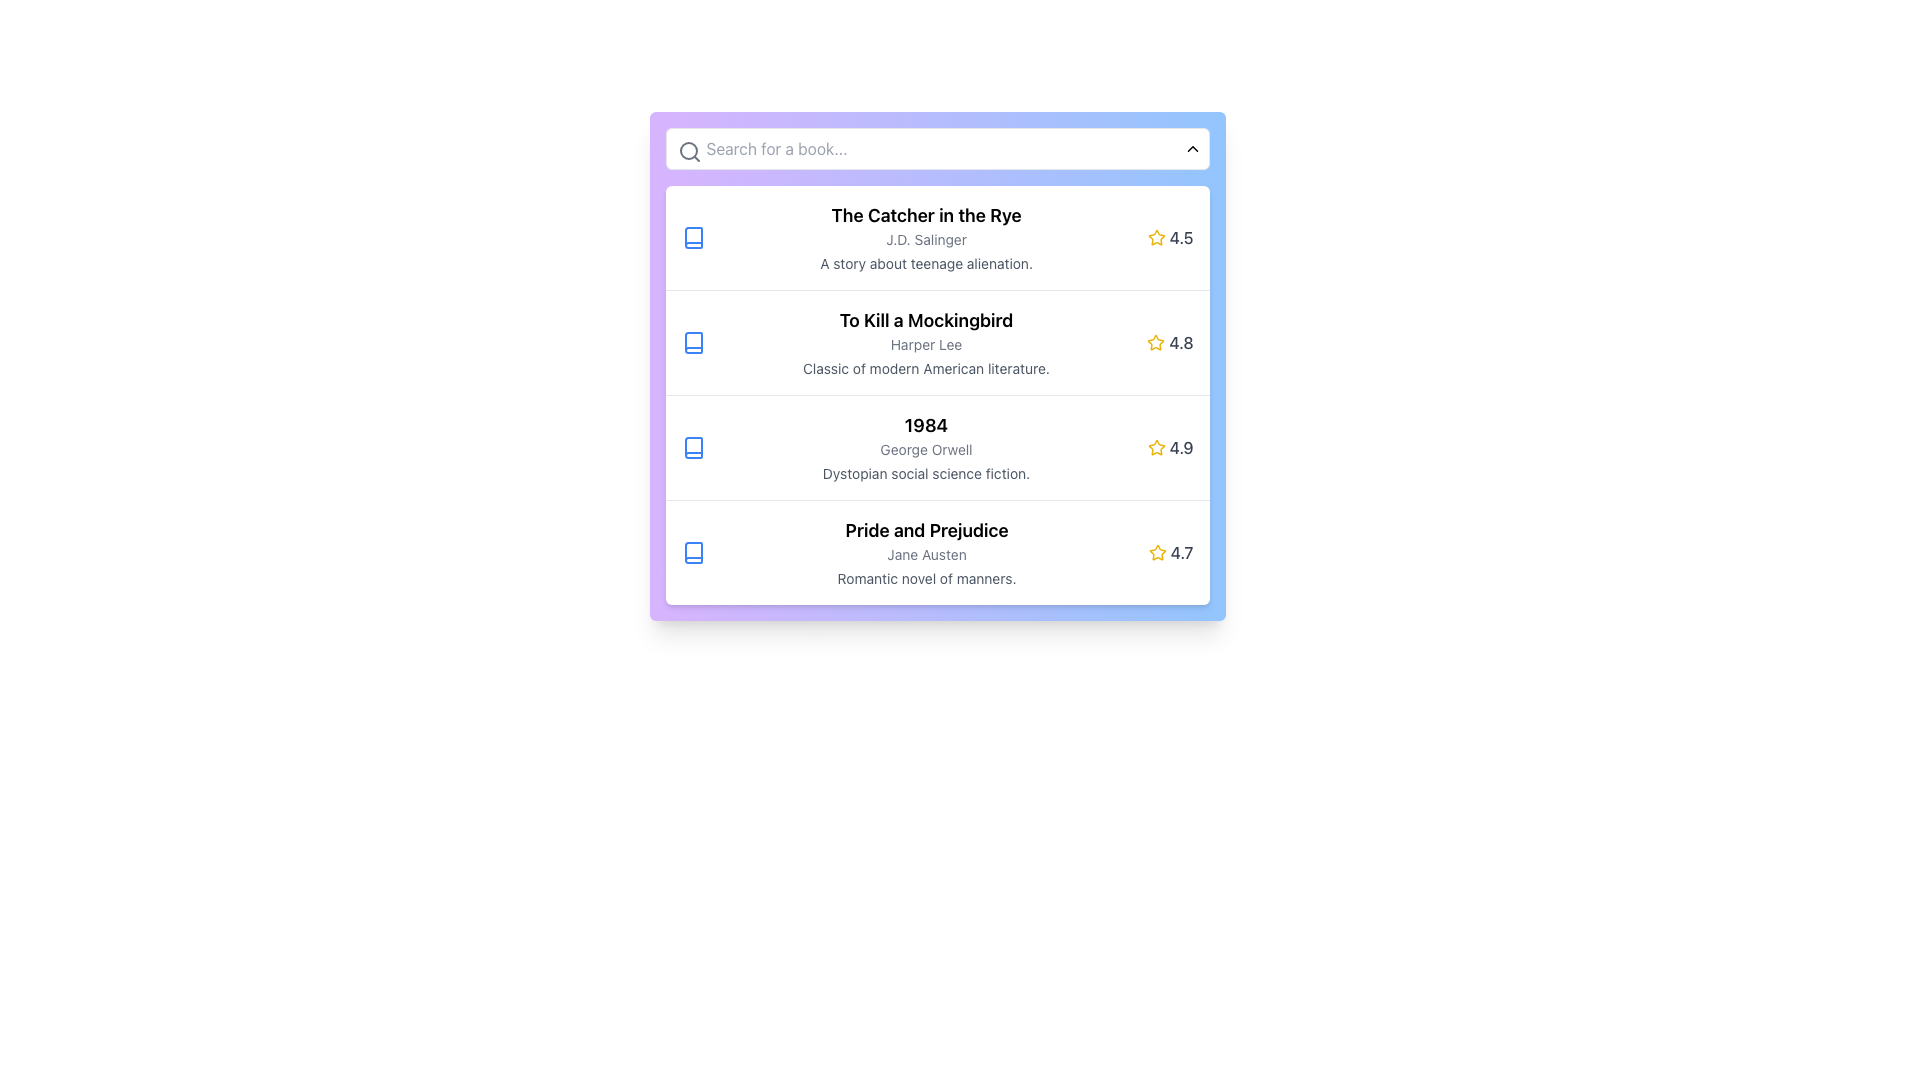 The image size is (1920, 1080). Describe the element at coordinates (925, 238) in the screenshot. I see `the text label displaying 'J.D. Salinger', which is located beneath the title 'The Catcher in the Rye' and above the book's description` at that location.